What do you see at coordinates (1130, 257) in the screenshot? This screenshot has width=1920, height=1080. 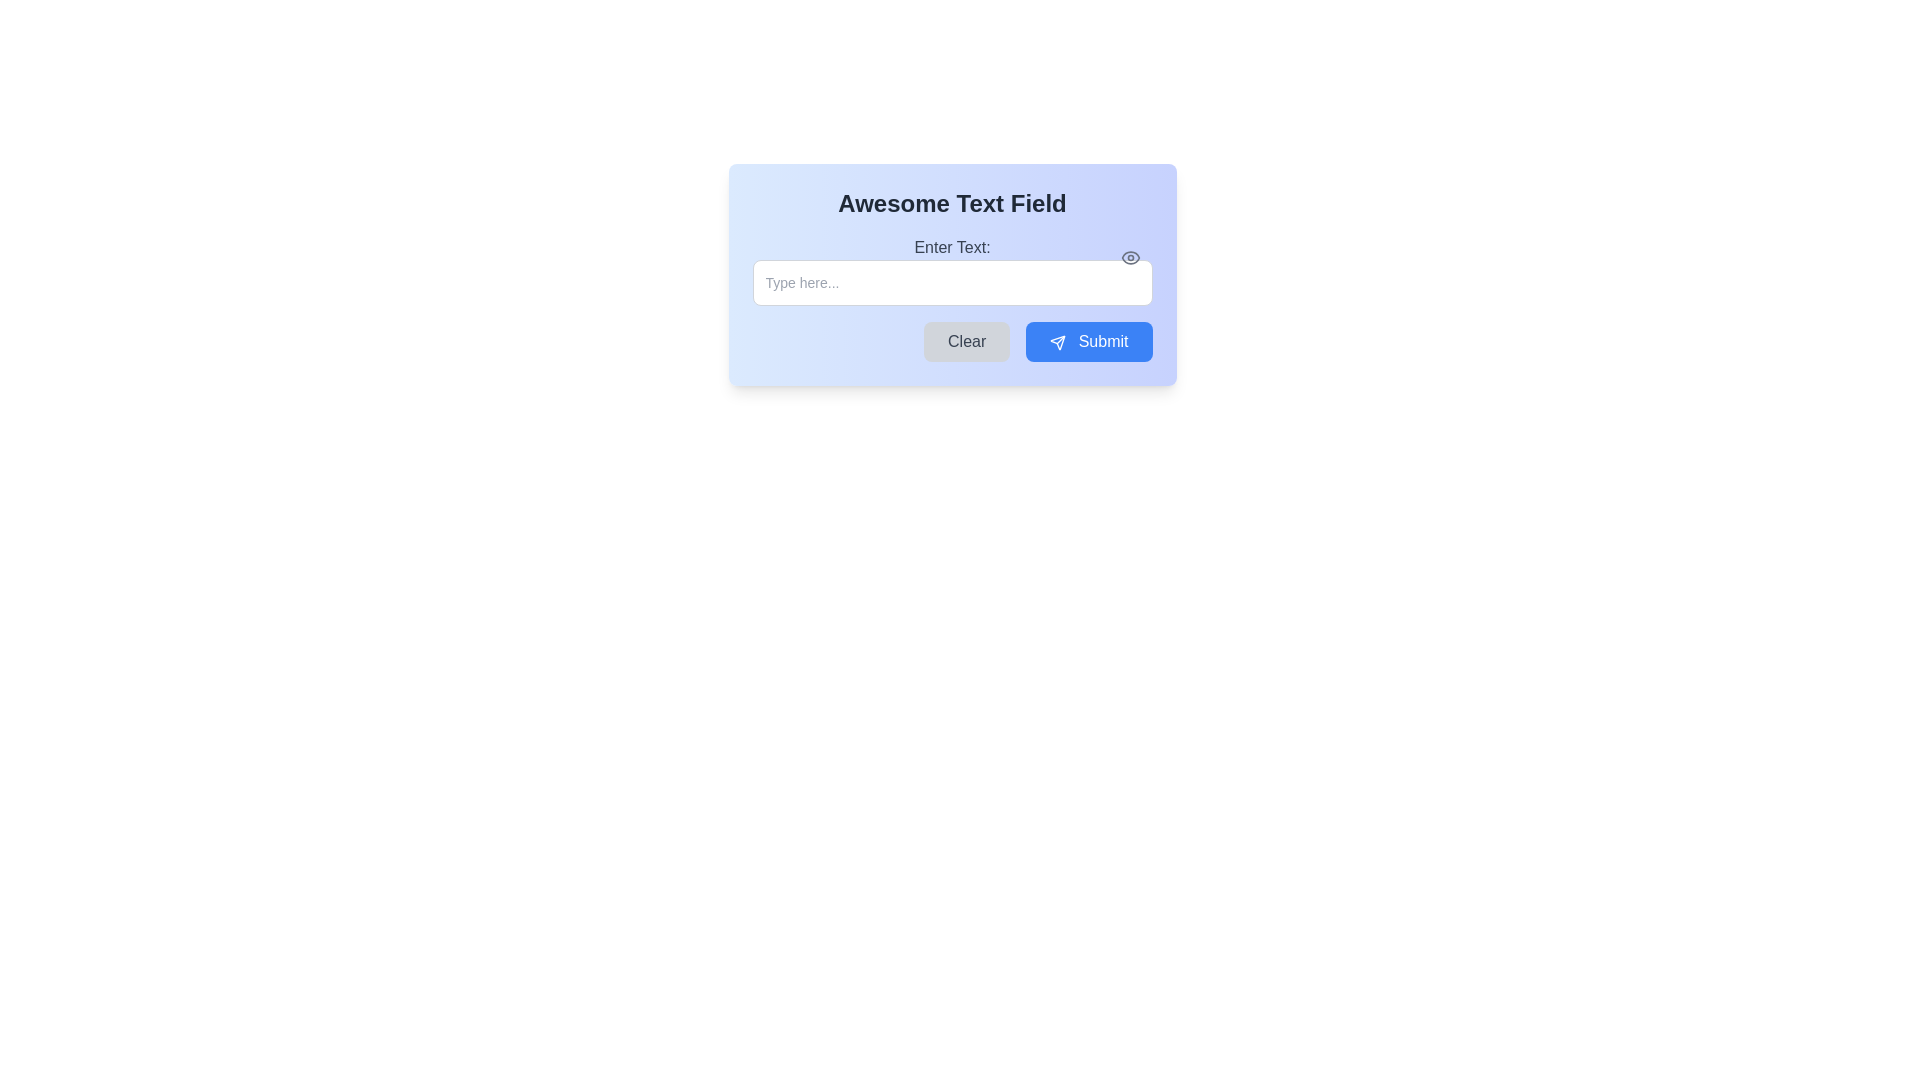 I see `the password visibility toggle button located at the right side of the input field, which allows users` at bounding box center [1130, 257].